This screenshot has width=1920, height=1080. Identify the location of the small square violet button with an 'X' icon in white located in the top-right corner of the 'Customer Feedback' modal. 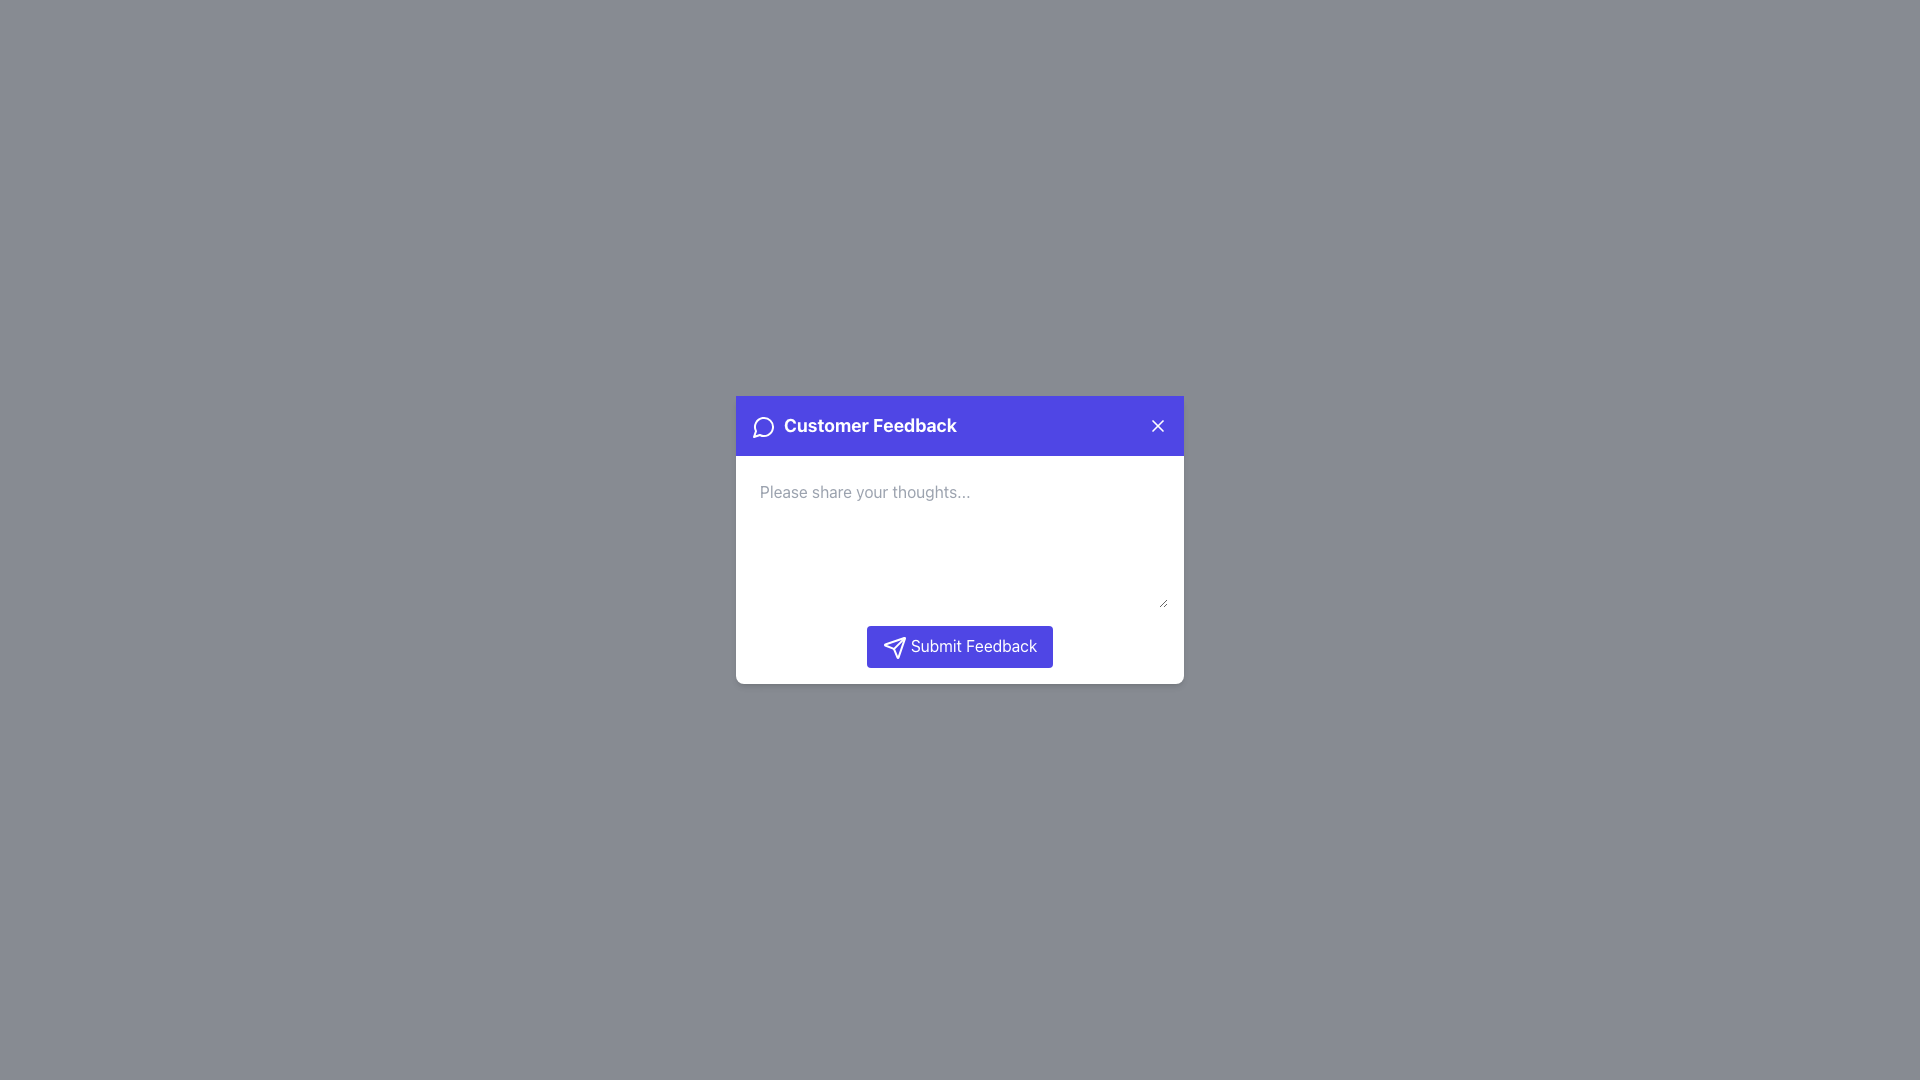
(1157, 424).